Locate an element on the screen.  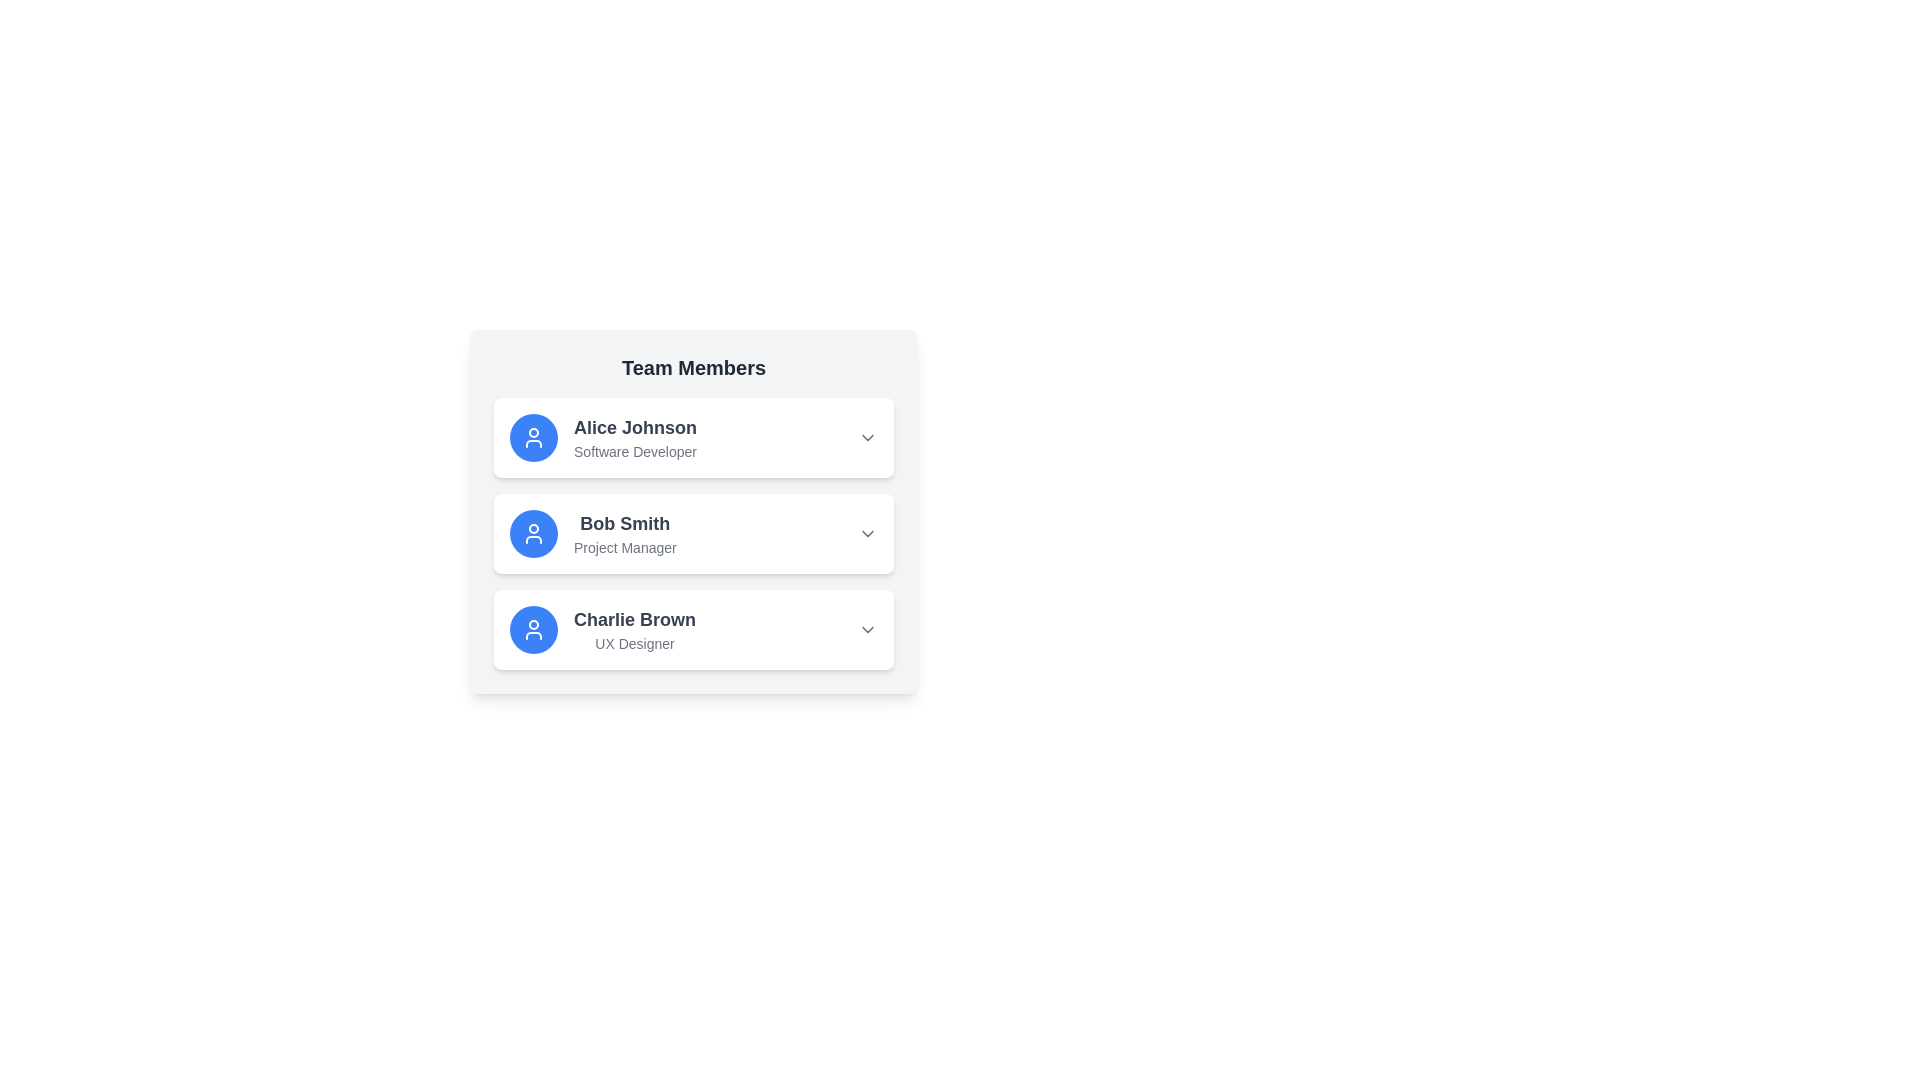
the downward chevron icon at the far right of the 'Bob Smith' card is located at coordinates (868, 532).